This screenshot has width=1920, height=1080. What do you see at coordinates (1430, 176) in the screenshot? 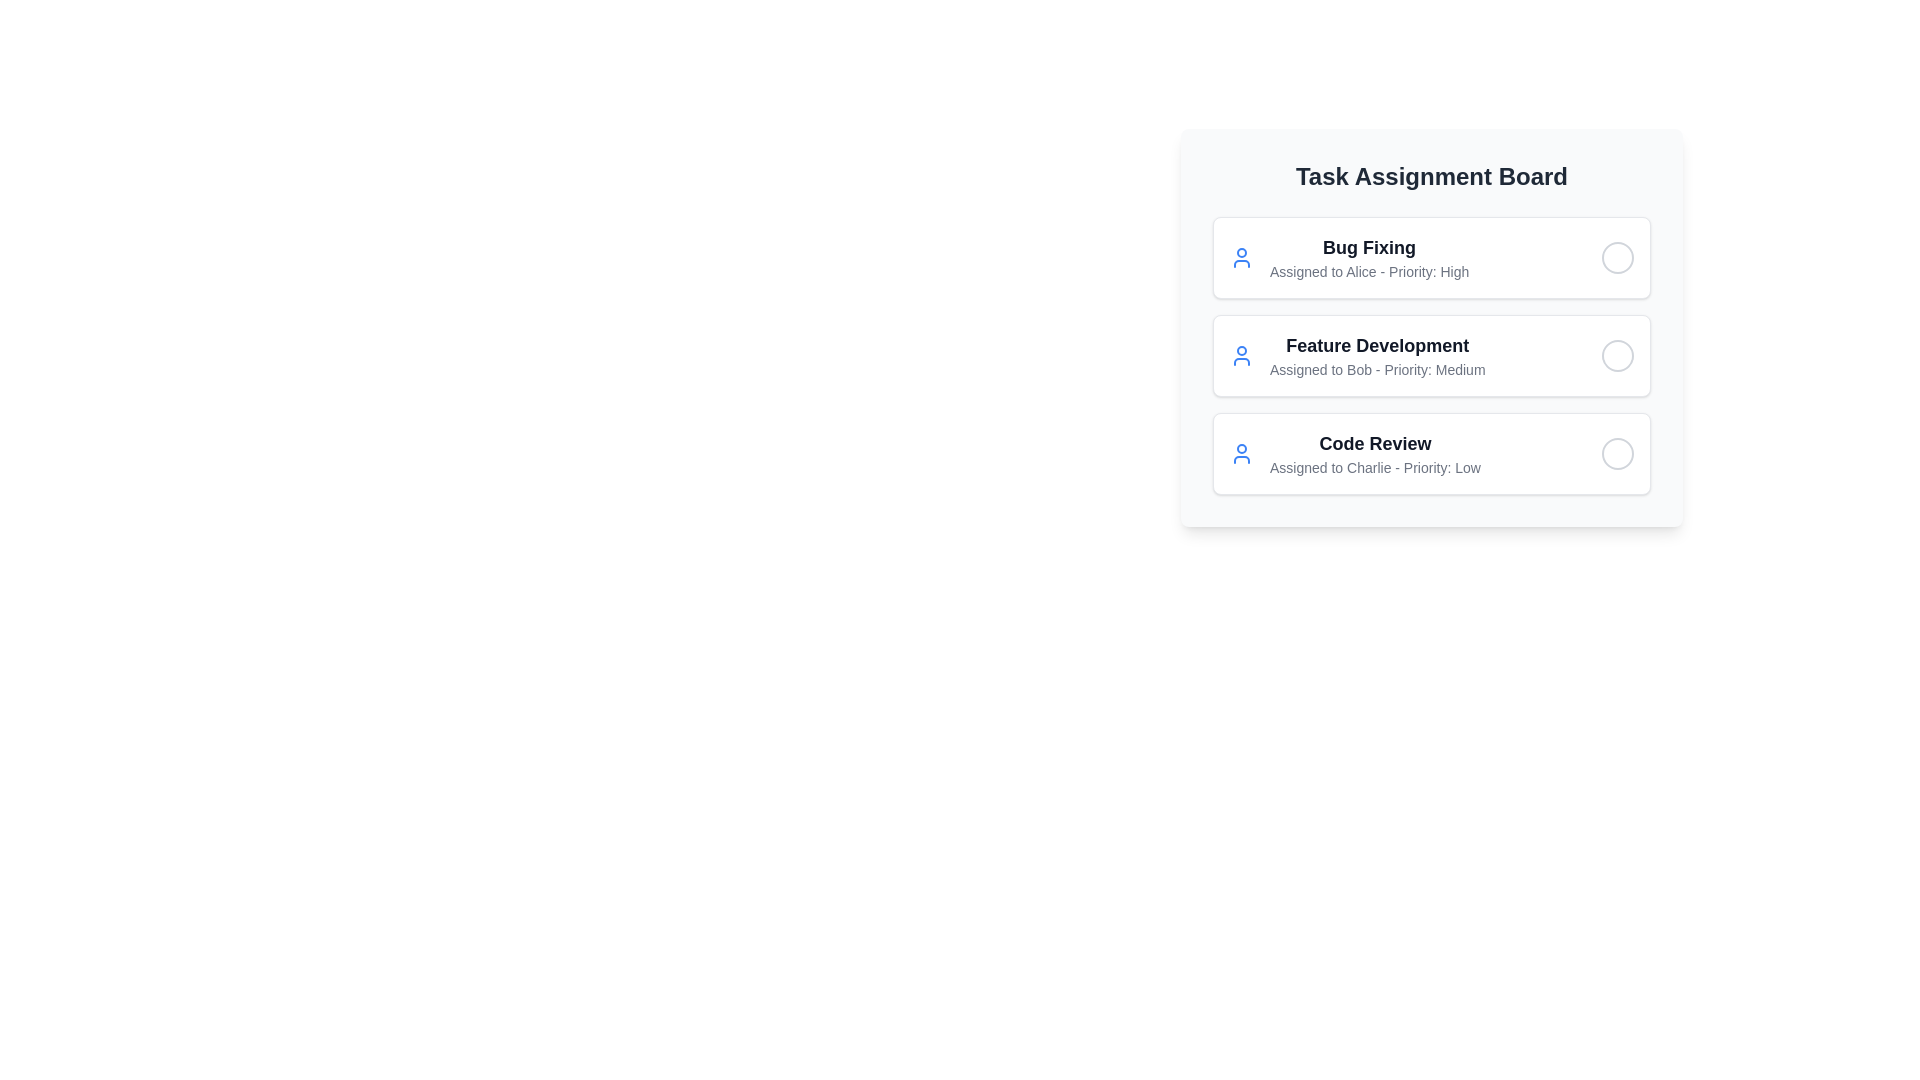
I see `the prominent title text labeled 'Task Assignment Board', which is styled in bold and larger font, located at the top-center of a card-like panel` at bounding box center [1430, 176].